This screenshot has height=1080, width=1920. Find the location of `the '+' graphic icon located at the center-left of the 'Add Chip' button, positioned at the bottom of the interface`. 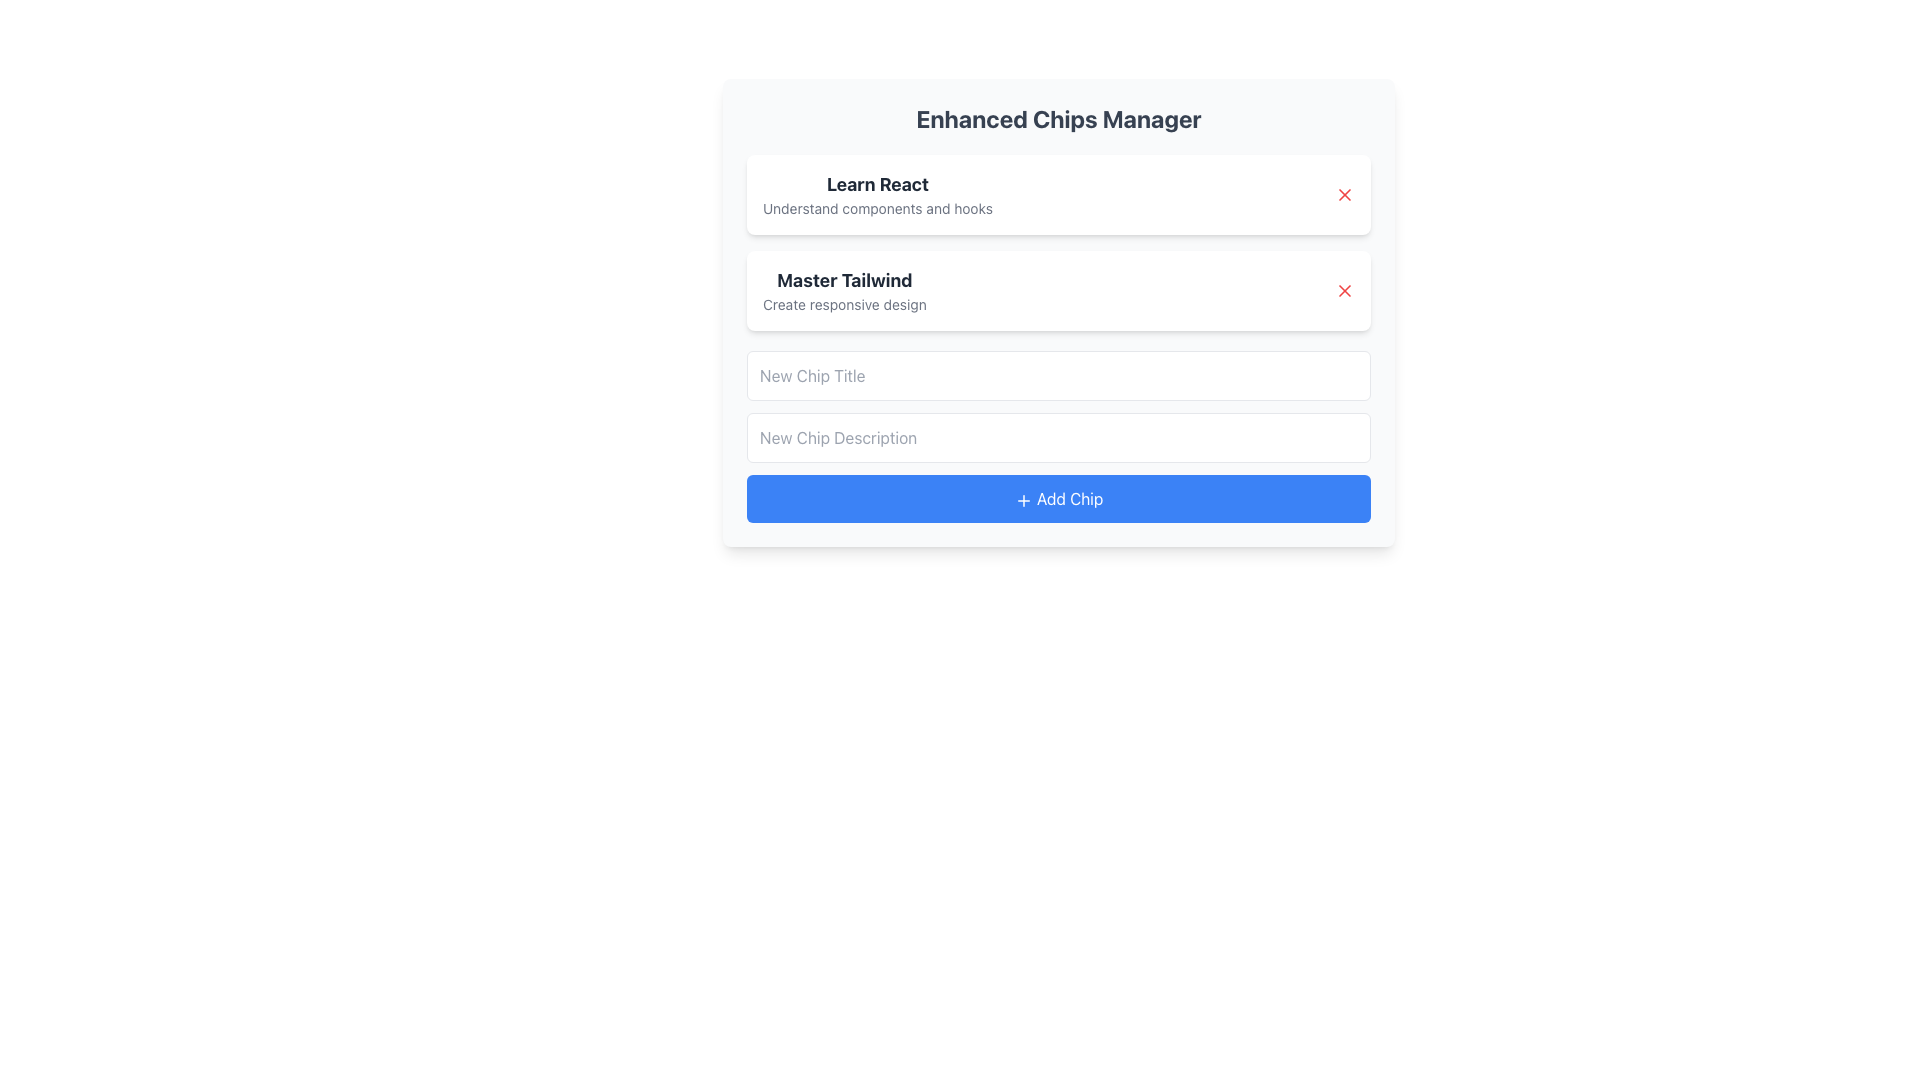

the '+' graphic icon located at the center-left of the 'Add Chip' button, positioned at the bottom of the interface is located at coordinates (1023, 499).